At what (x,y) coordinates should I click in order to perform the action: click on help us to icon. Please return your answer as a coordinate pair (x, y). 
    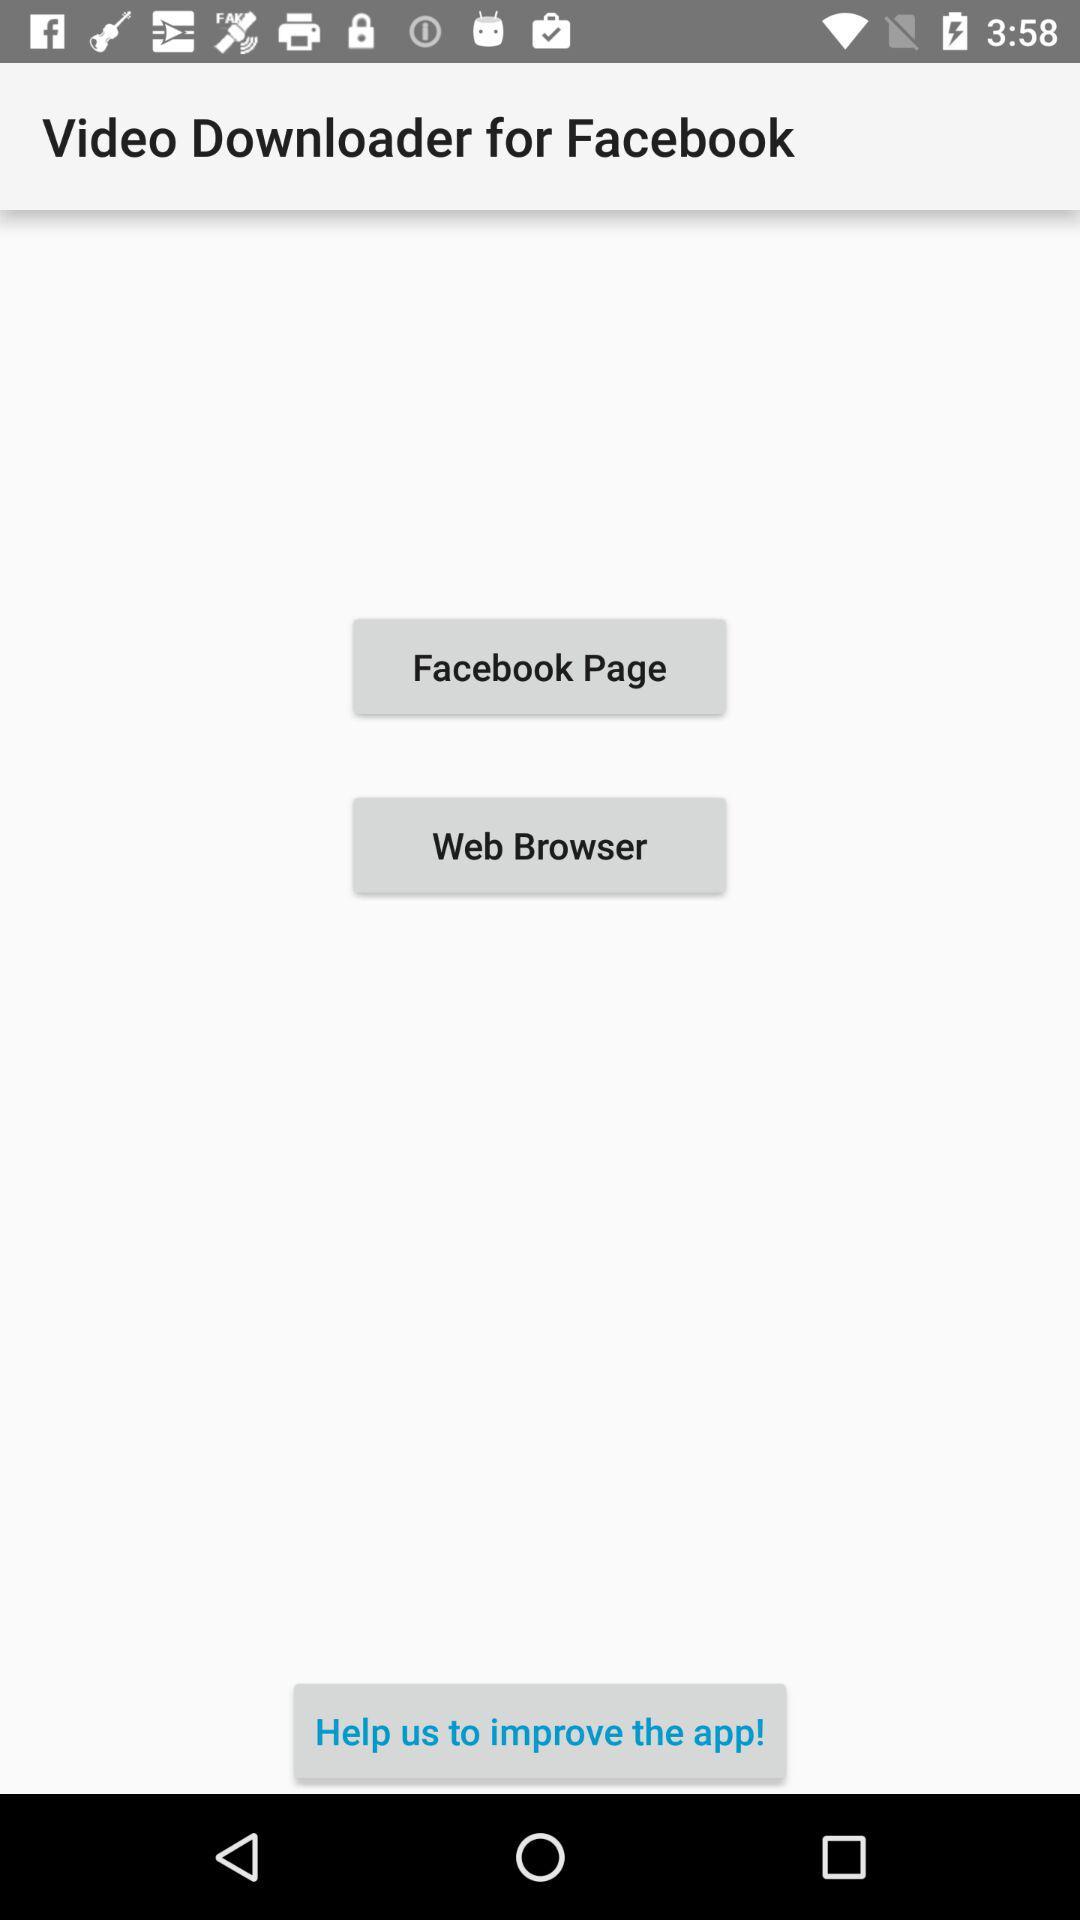
    Looking at the image, I should click on (540, 1730).